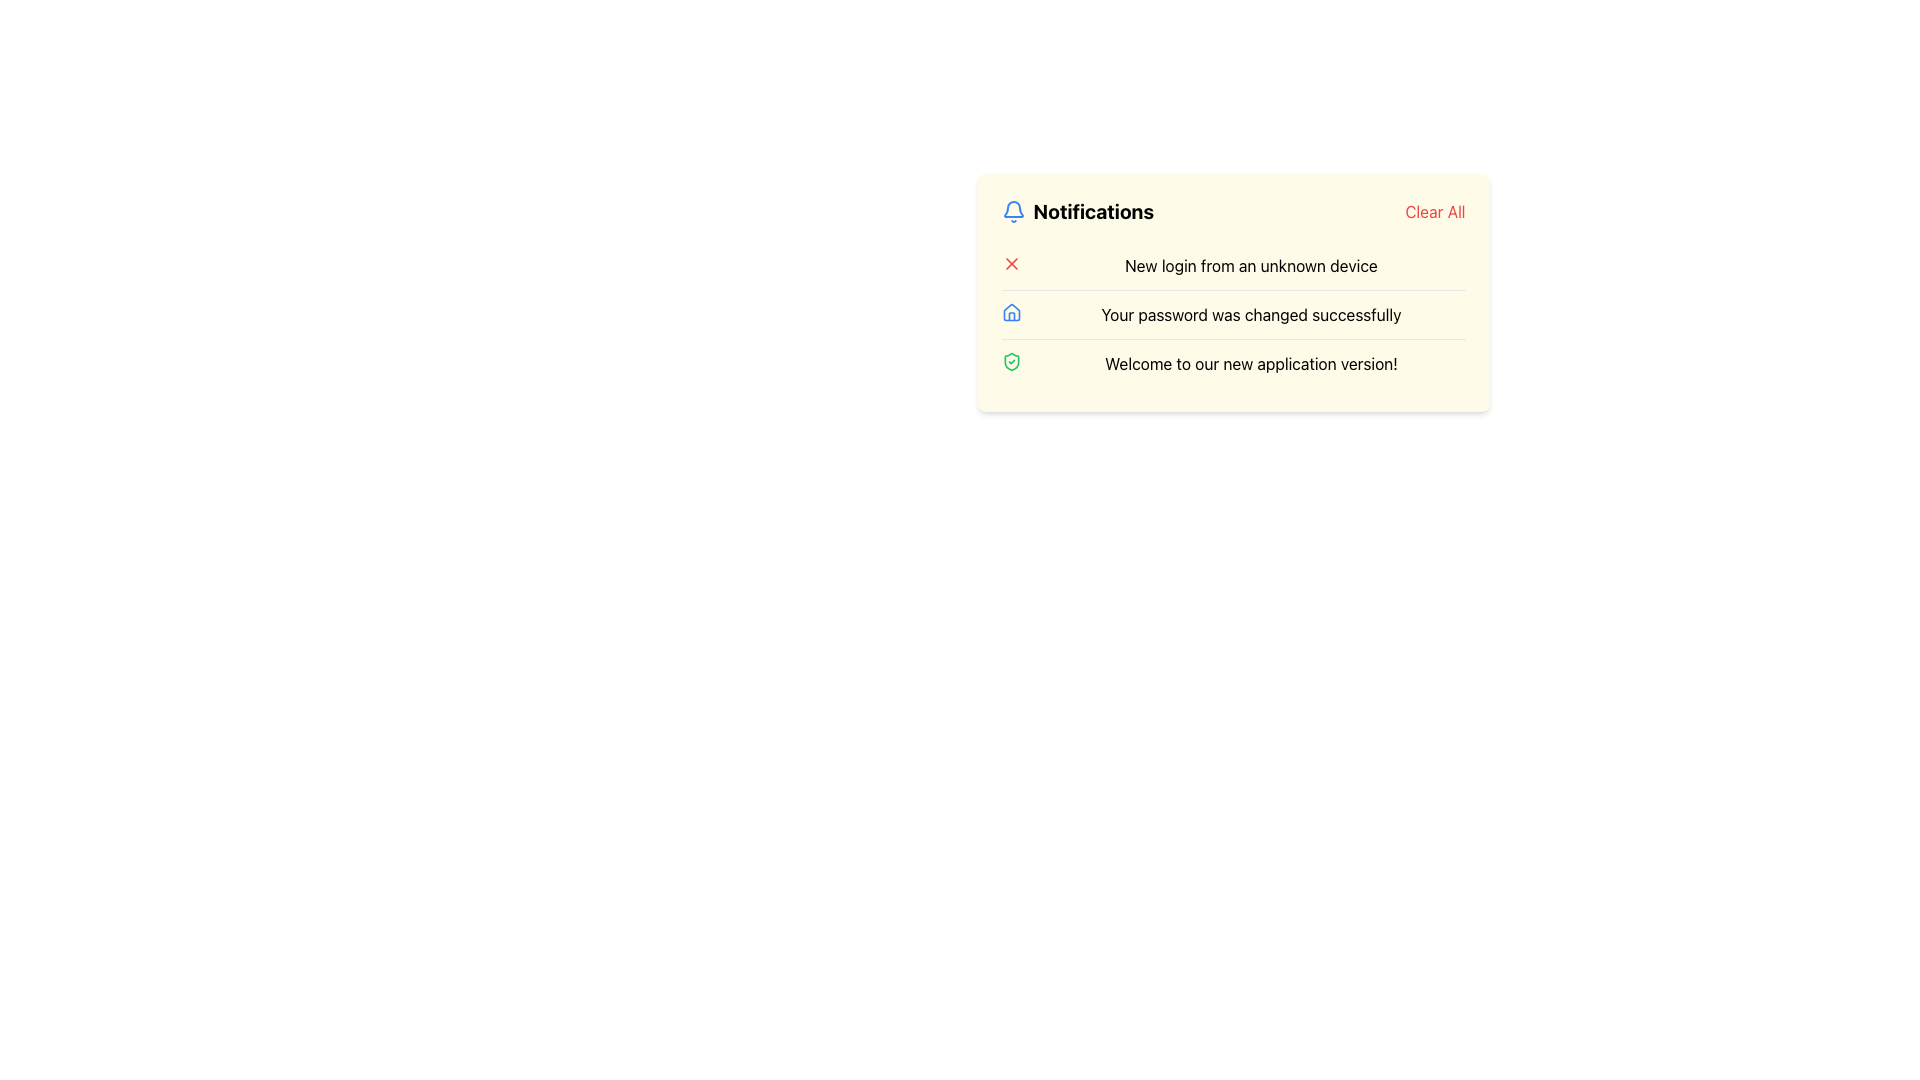 The width and height of the screenshot is (1920, 1080). What do you see at coordinates (1232, 363) in the screenshot?
I see `the third notification item in the notification panel that displays an update or welcome message` at bounding box center [1232, 363].